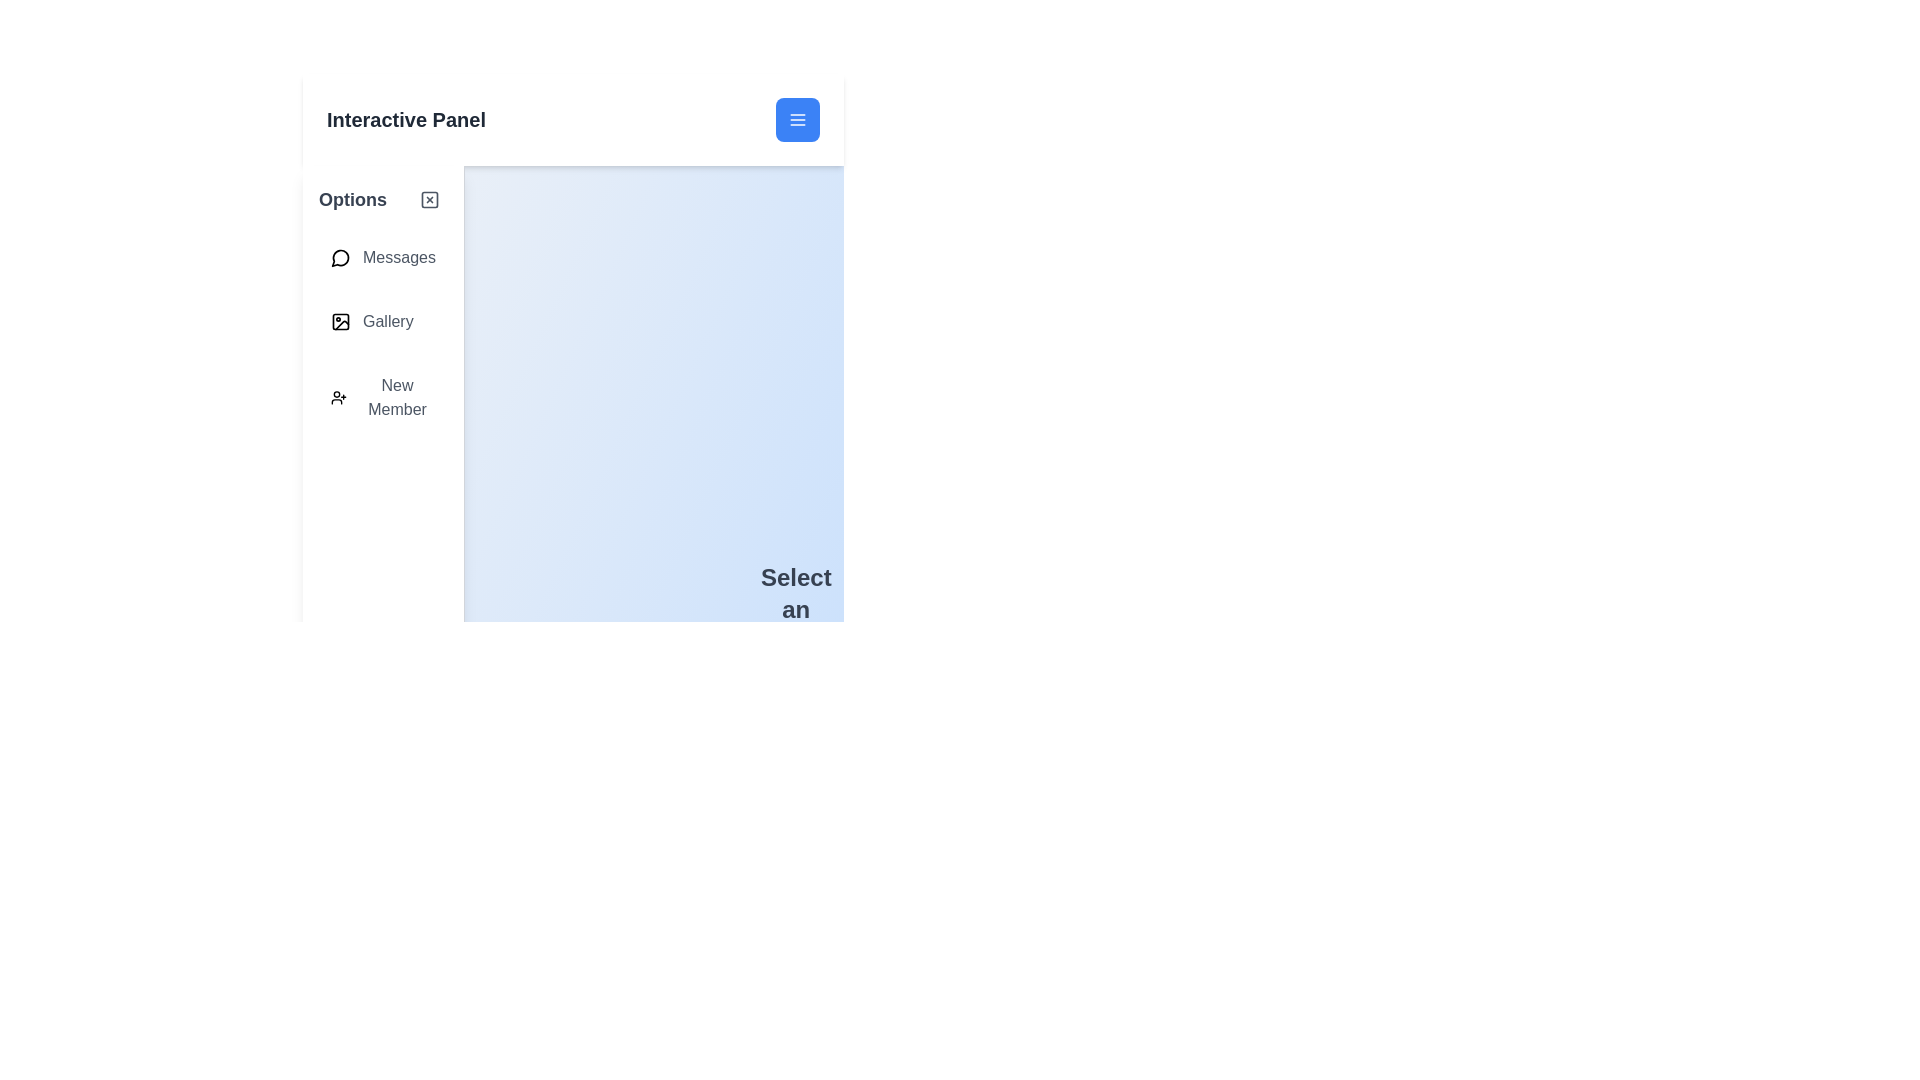 The image size is (1920, 1080). I want to click on the 'Messages' button, which features a speech bubble icon and is the first item in the vertical list under the 'Options' section in the left sidebar panel, so click(383, 257).